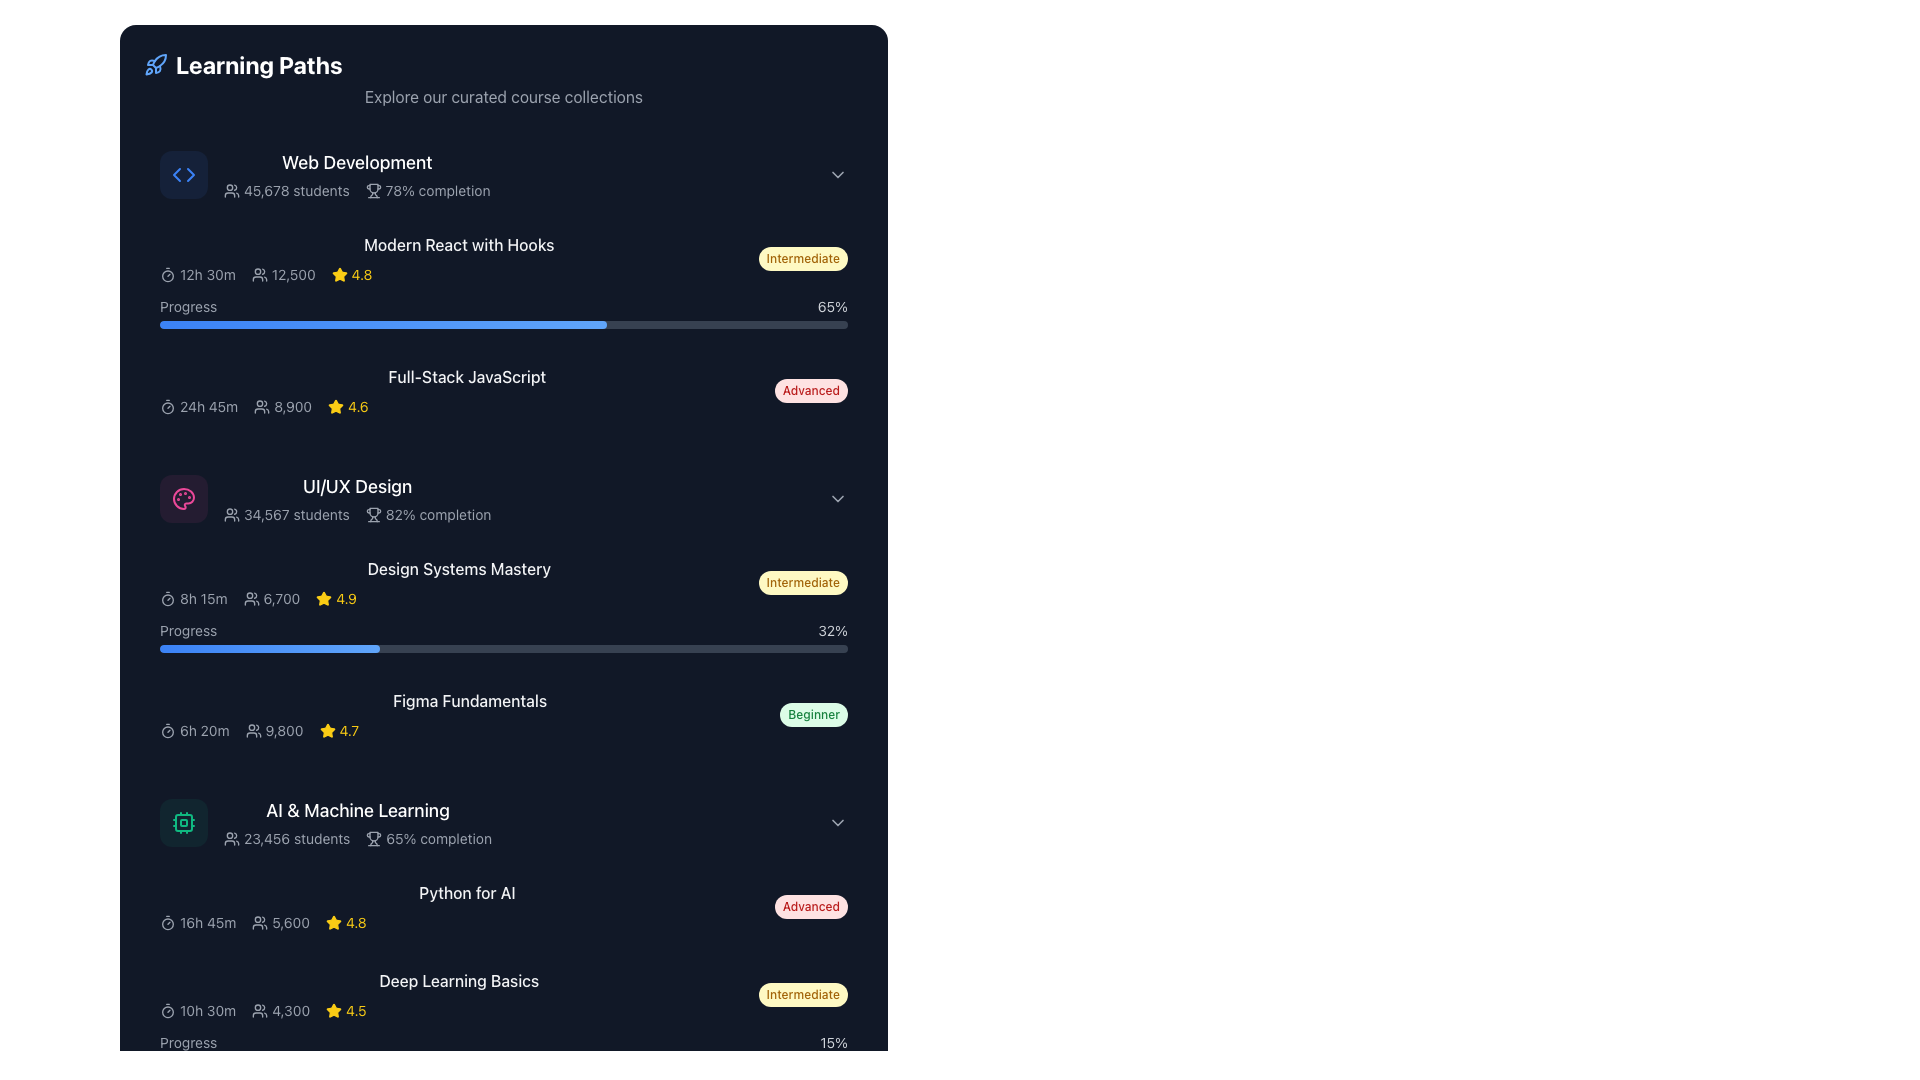 Image resolution: width=1920 pixels, height=1080 pixels. I want to click on text content displaying the number '4.5', which is part of the rating system next to the yellow star icon for the course 'Deep Learning Basics', so click(356, 1010).